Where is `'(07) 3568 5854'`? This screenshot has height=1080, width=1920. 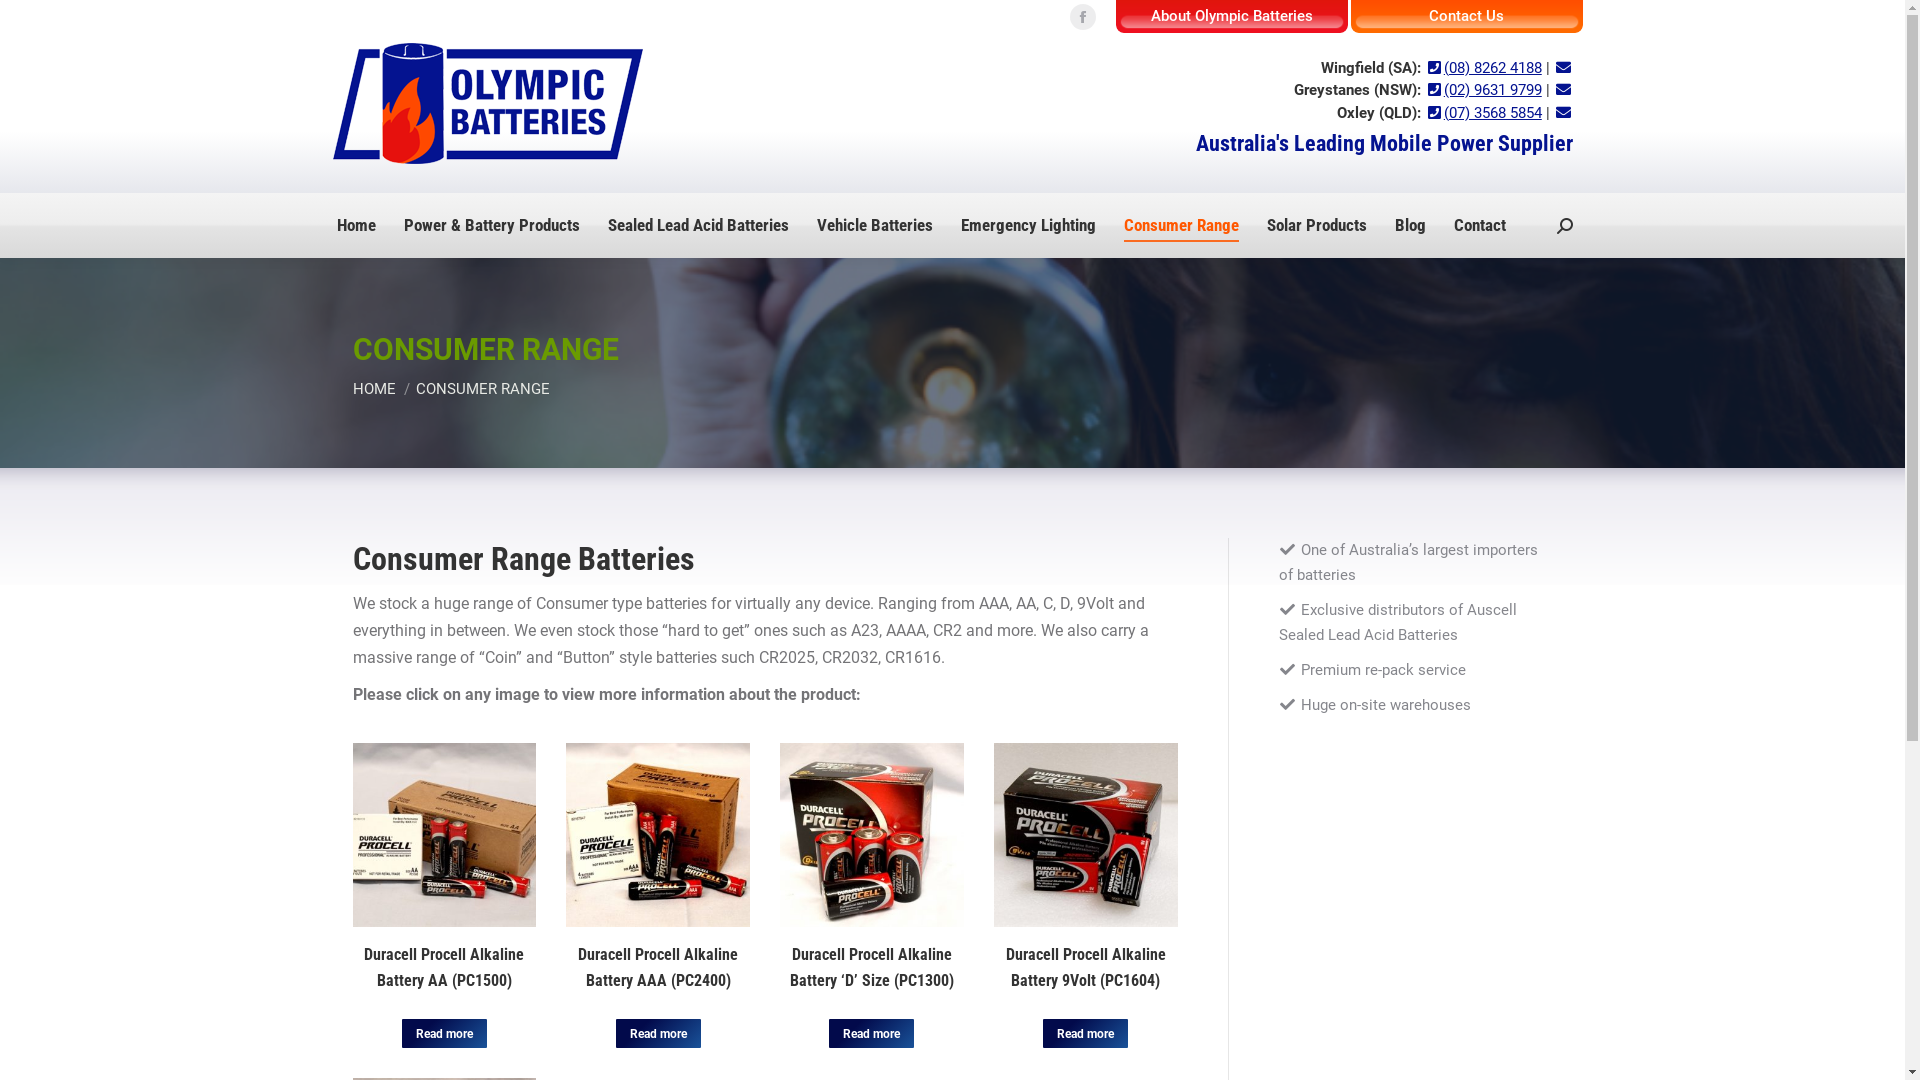
'(07) 3568 5854' is located at coordinates (1483, 112).